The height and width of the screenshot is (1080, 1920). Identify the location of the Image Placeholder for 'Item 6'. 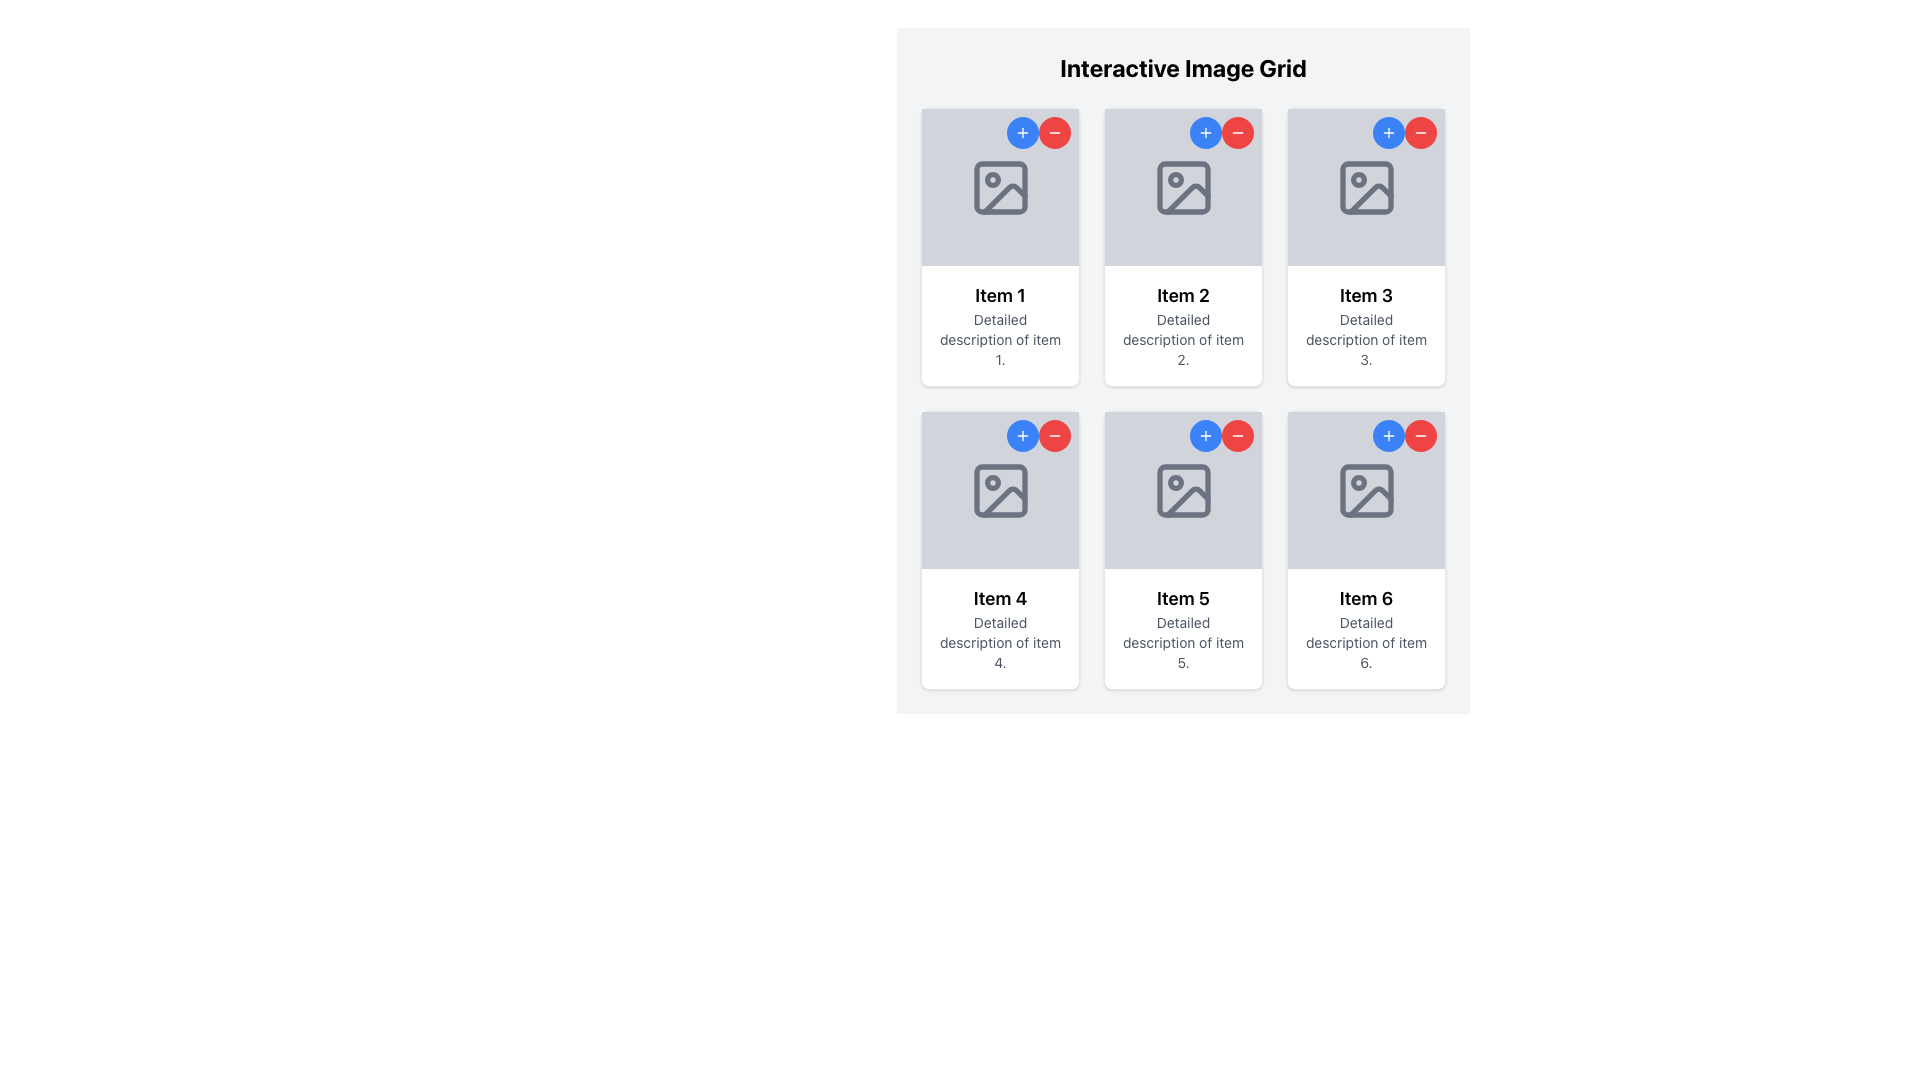
(1365, 490).